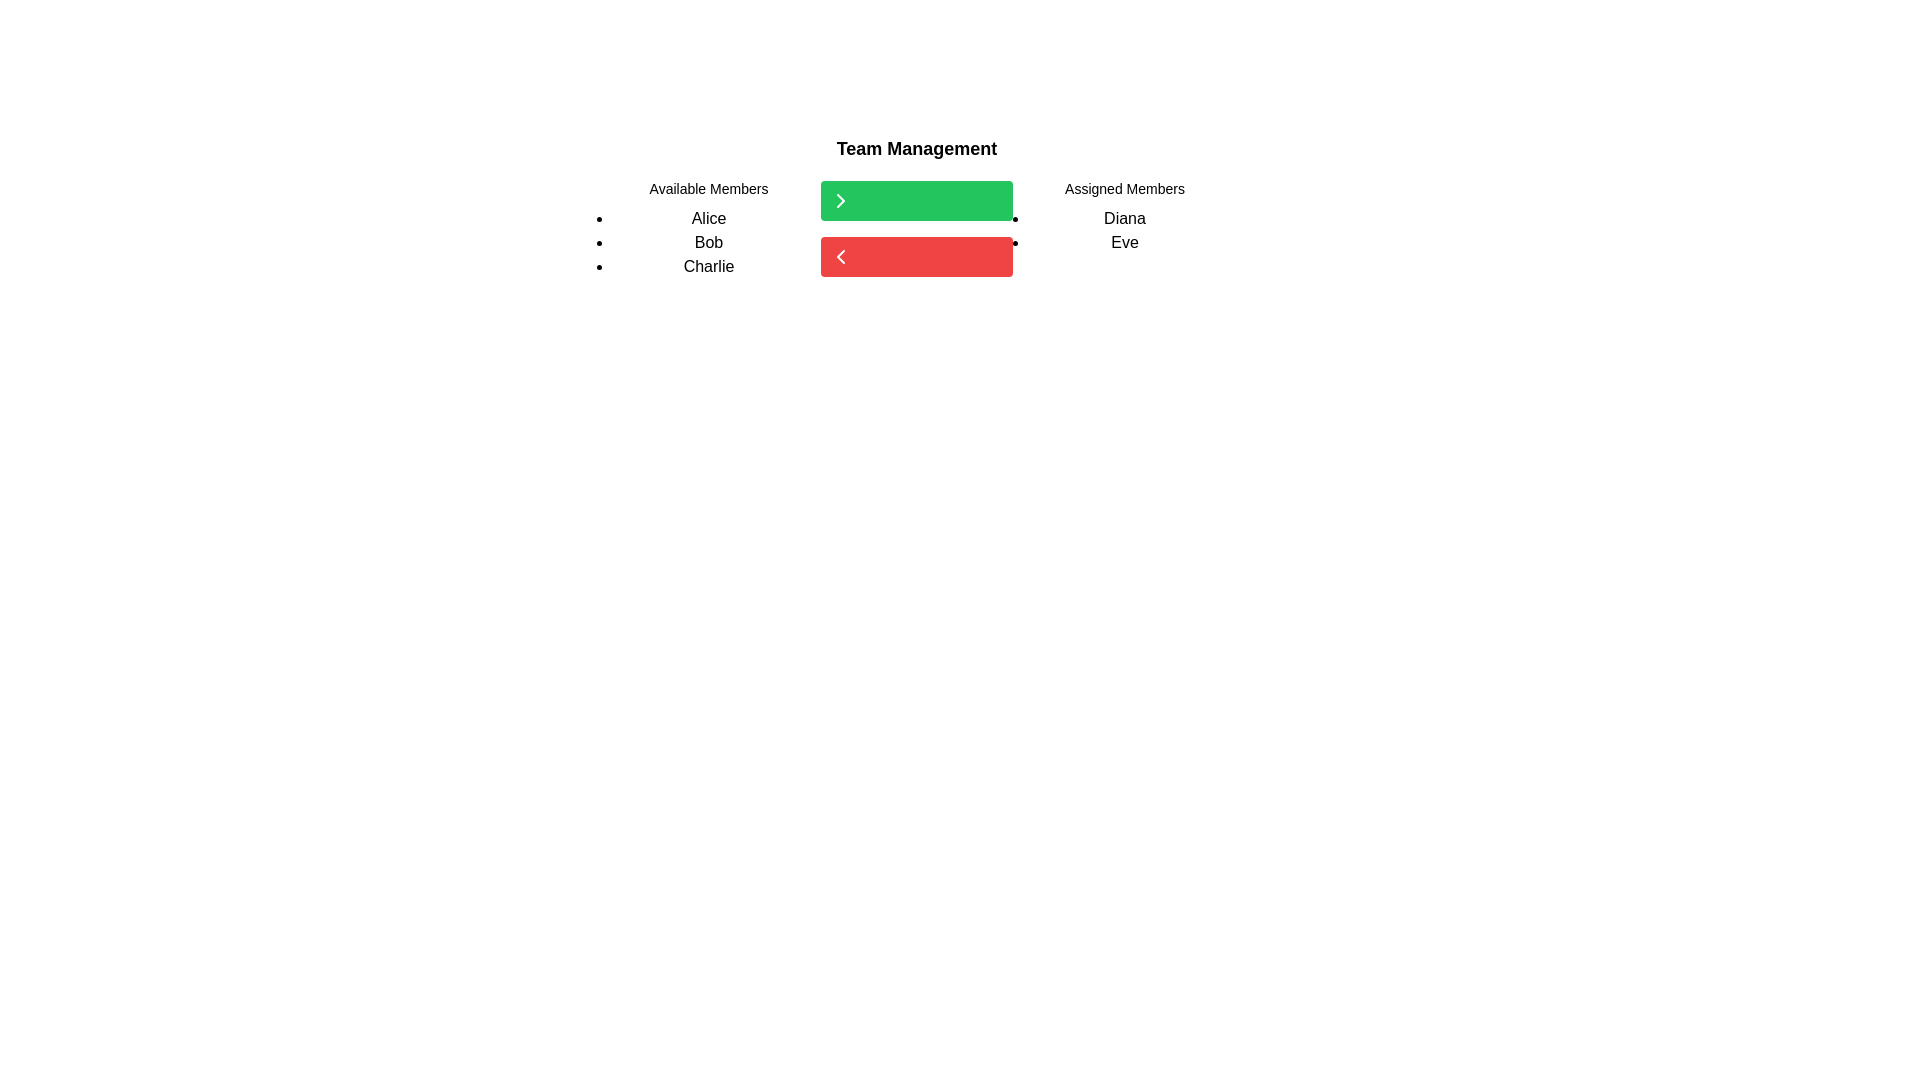 The width and height of the screenshot is (1920, 1080). What do you see at coordinates (1124, 219) in the screenshot?
I see `the text element labeled 'Diana' in the 'Assigned Members' area, which is styled in black and positioned as the first item in the list` at bounding box center [1124, 219].